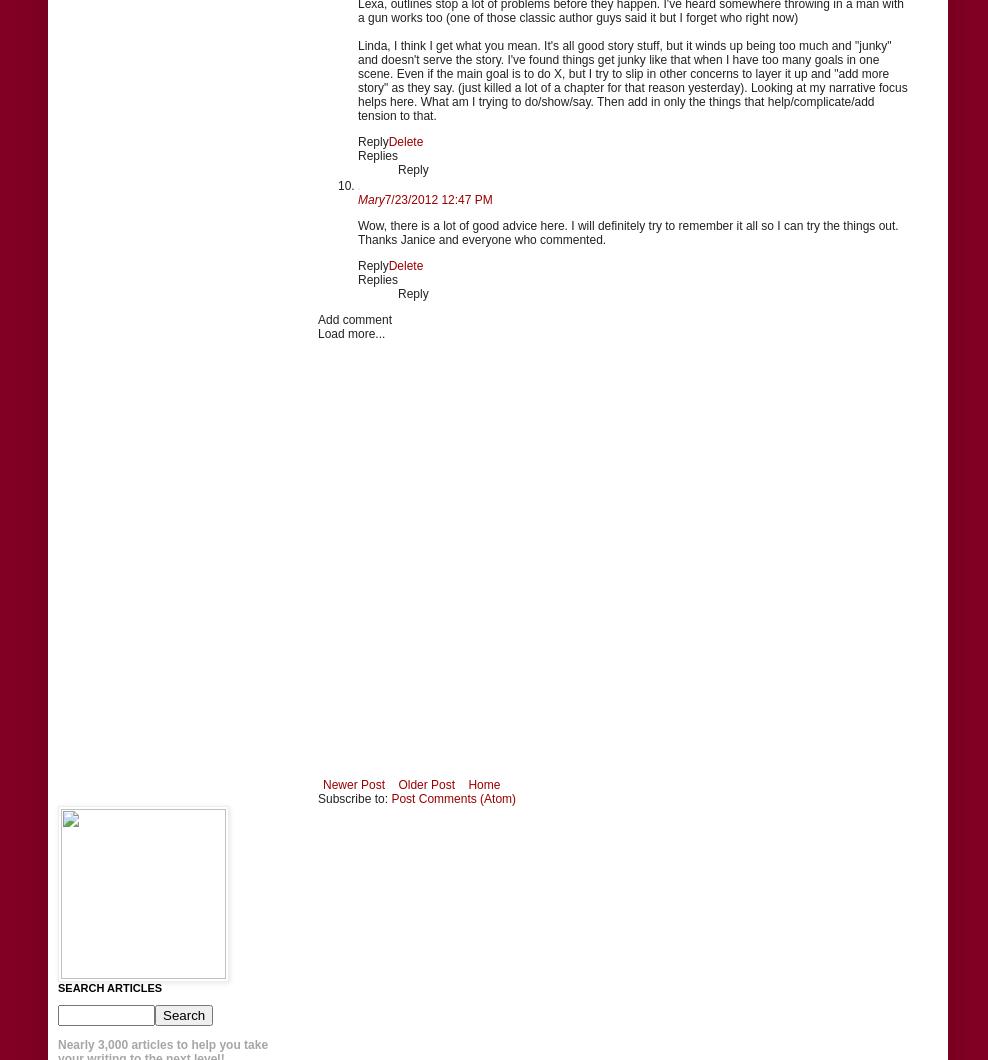 Image resolution: width=988 pixels, height=1060 pixels. Describe the element at coordinates (354, 782) in the screenshot. I see `'Newer Post'` at that location.